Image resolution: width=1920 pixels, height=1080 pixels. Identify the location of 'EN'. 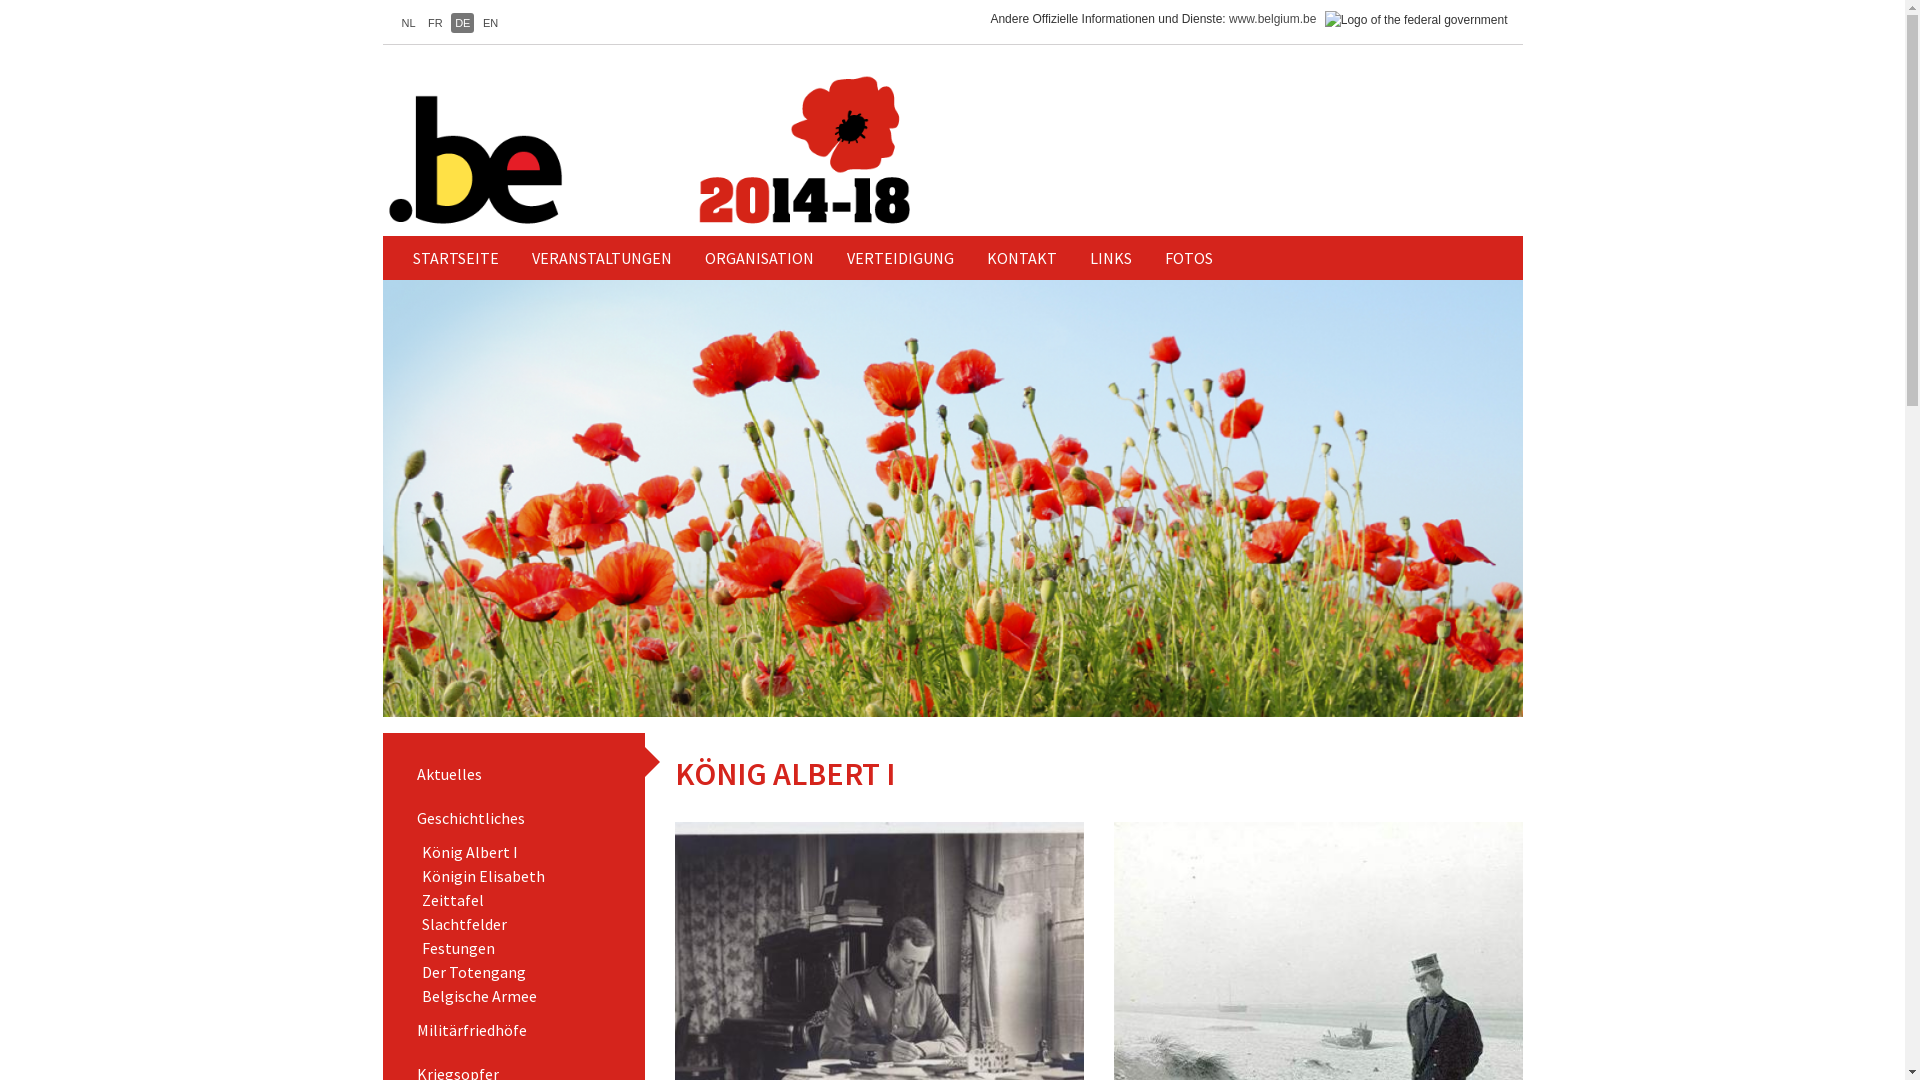
(478, 23).